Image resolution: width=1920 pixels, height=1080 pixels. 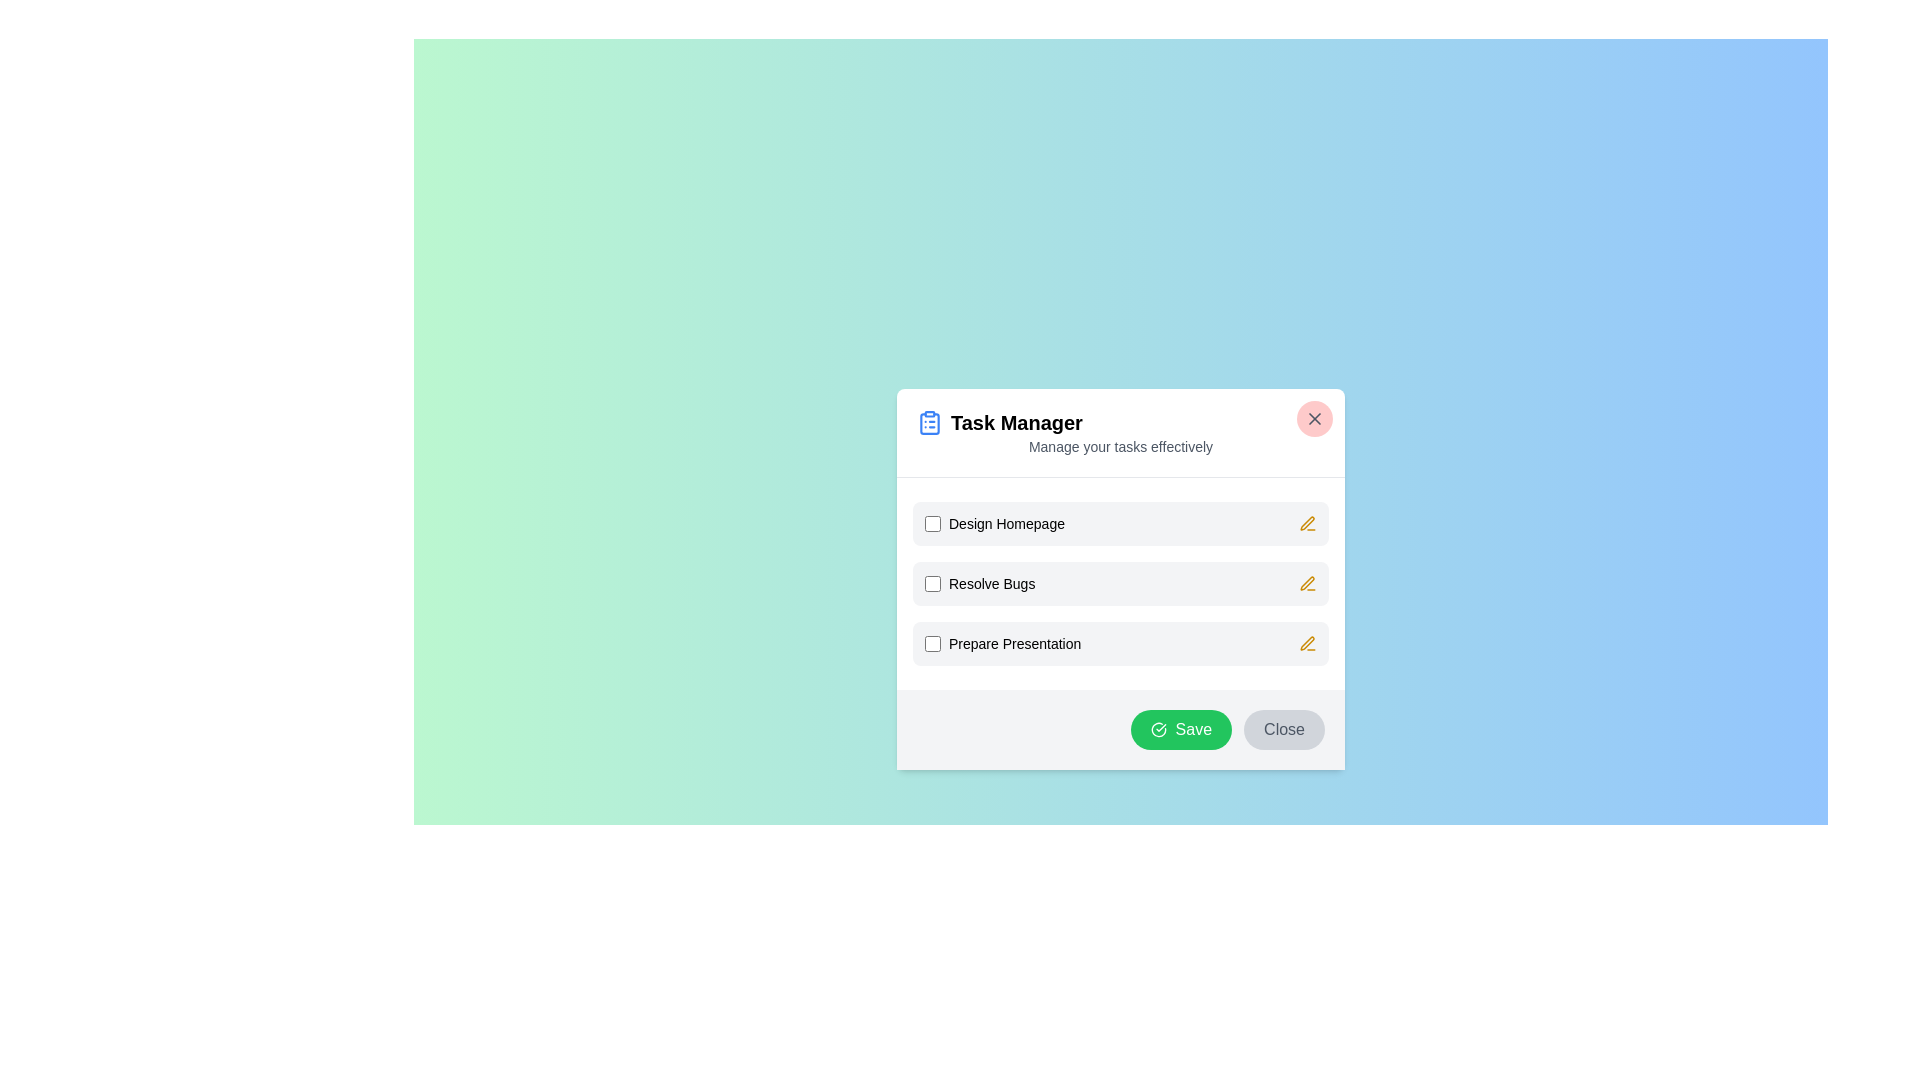 I want to click on the static text label that reads 'Manage your tasks effectively', which is located below the 'Task Manager' heading and centered within the bordered section, so click(x=1121, y=445).